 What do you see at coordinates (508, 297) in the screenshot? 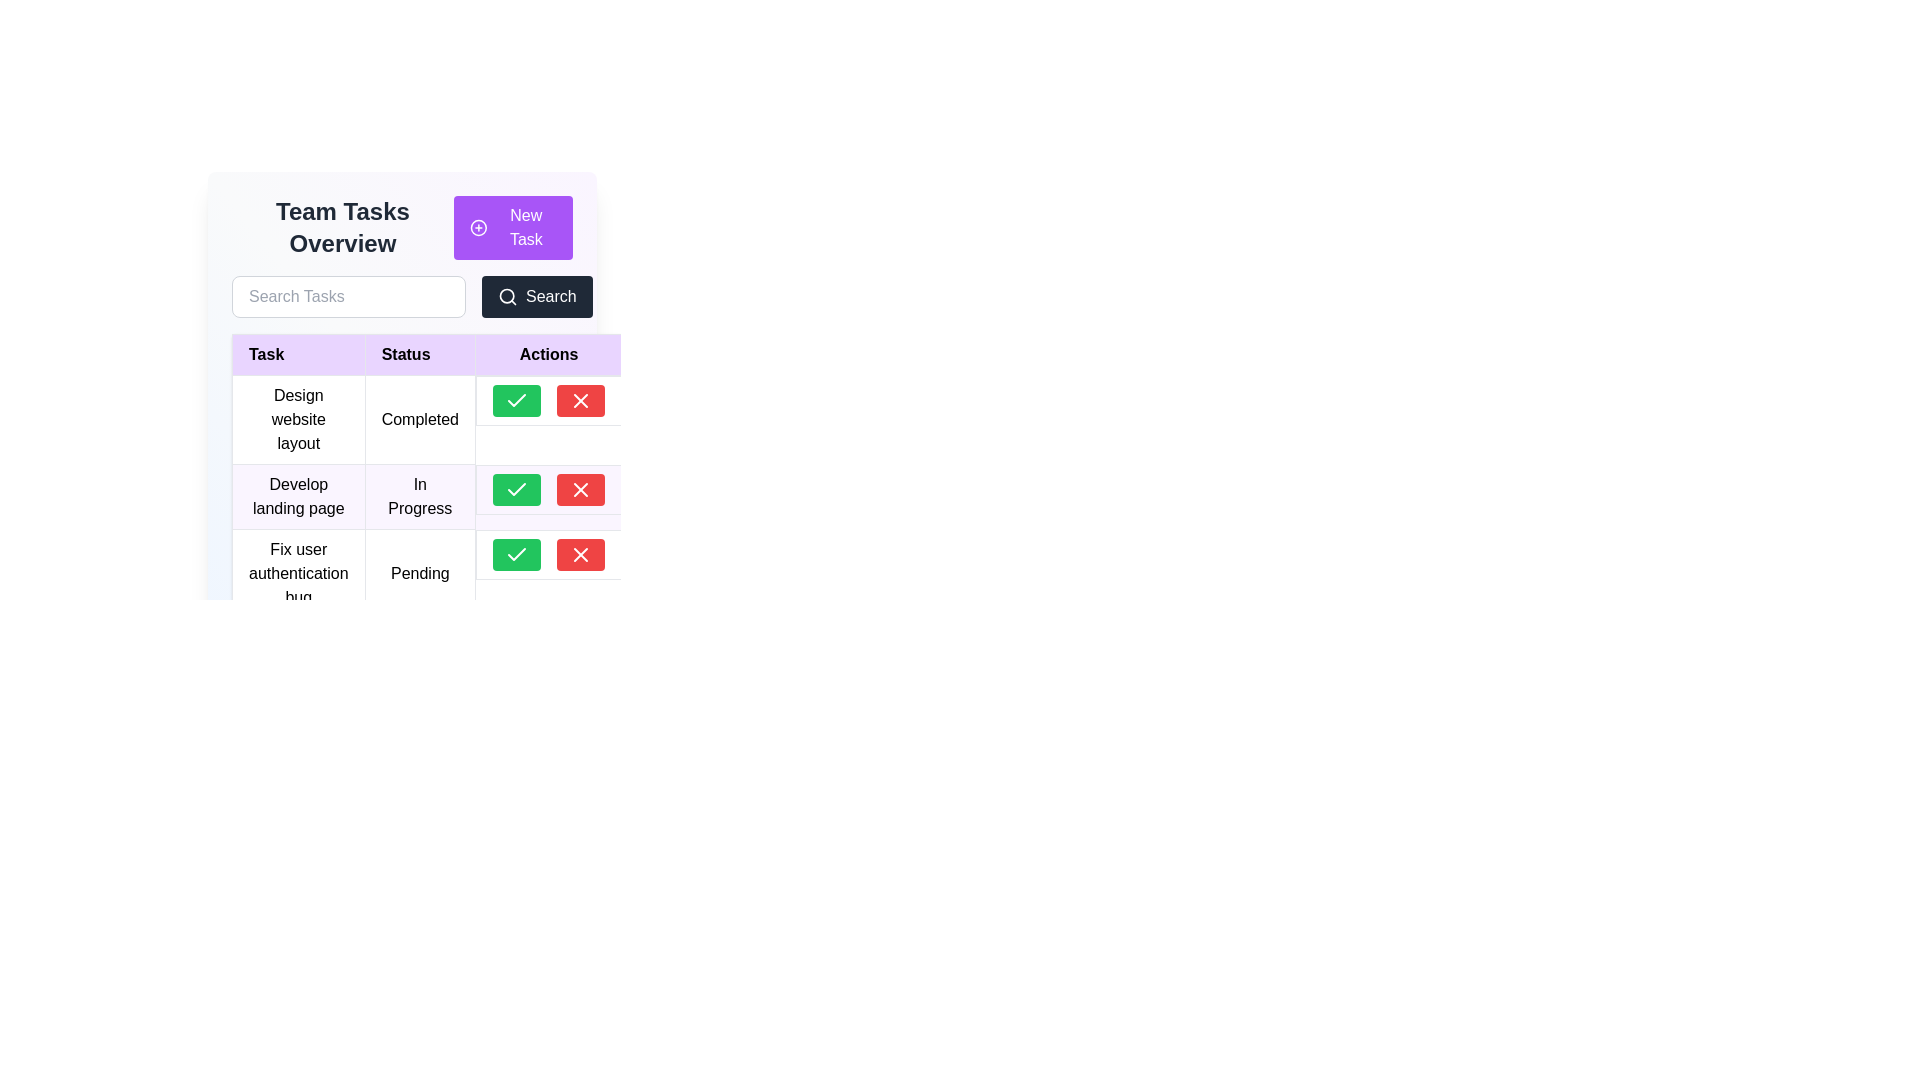
I see `the search icon located within the 'Search' button` at bounding box center [508, 297].